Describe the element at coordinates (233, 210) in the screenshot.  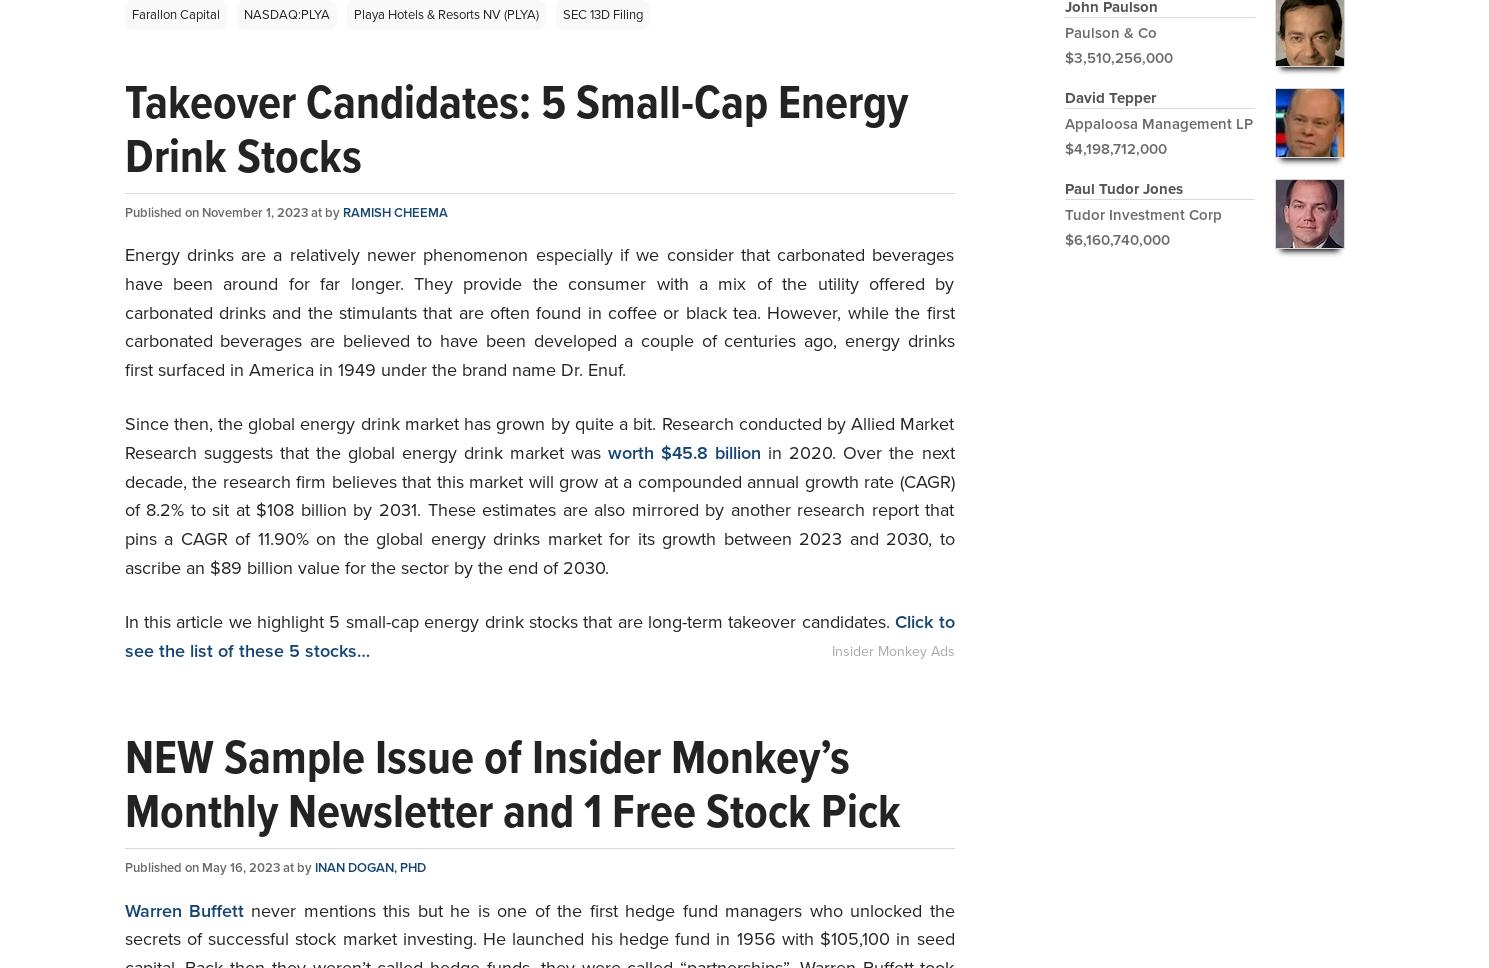
I see `'Published on November 1, 2023 at  by'` at that location.